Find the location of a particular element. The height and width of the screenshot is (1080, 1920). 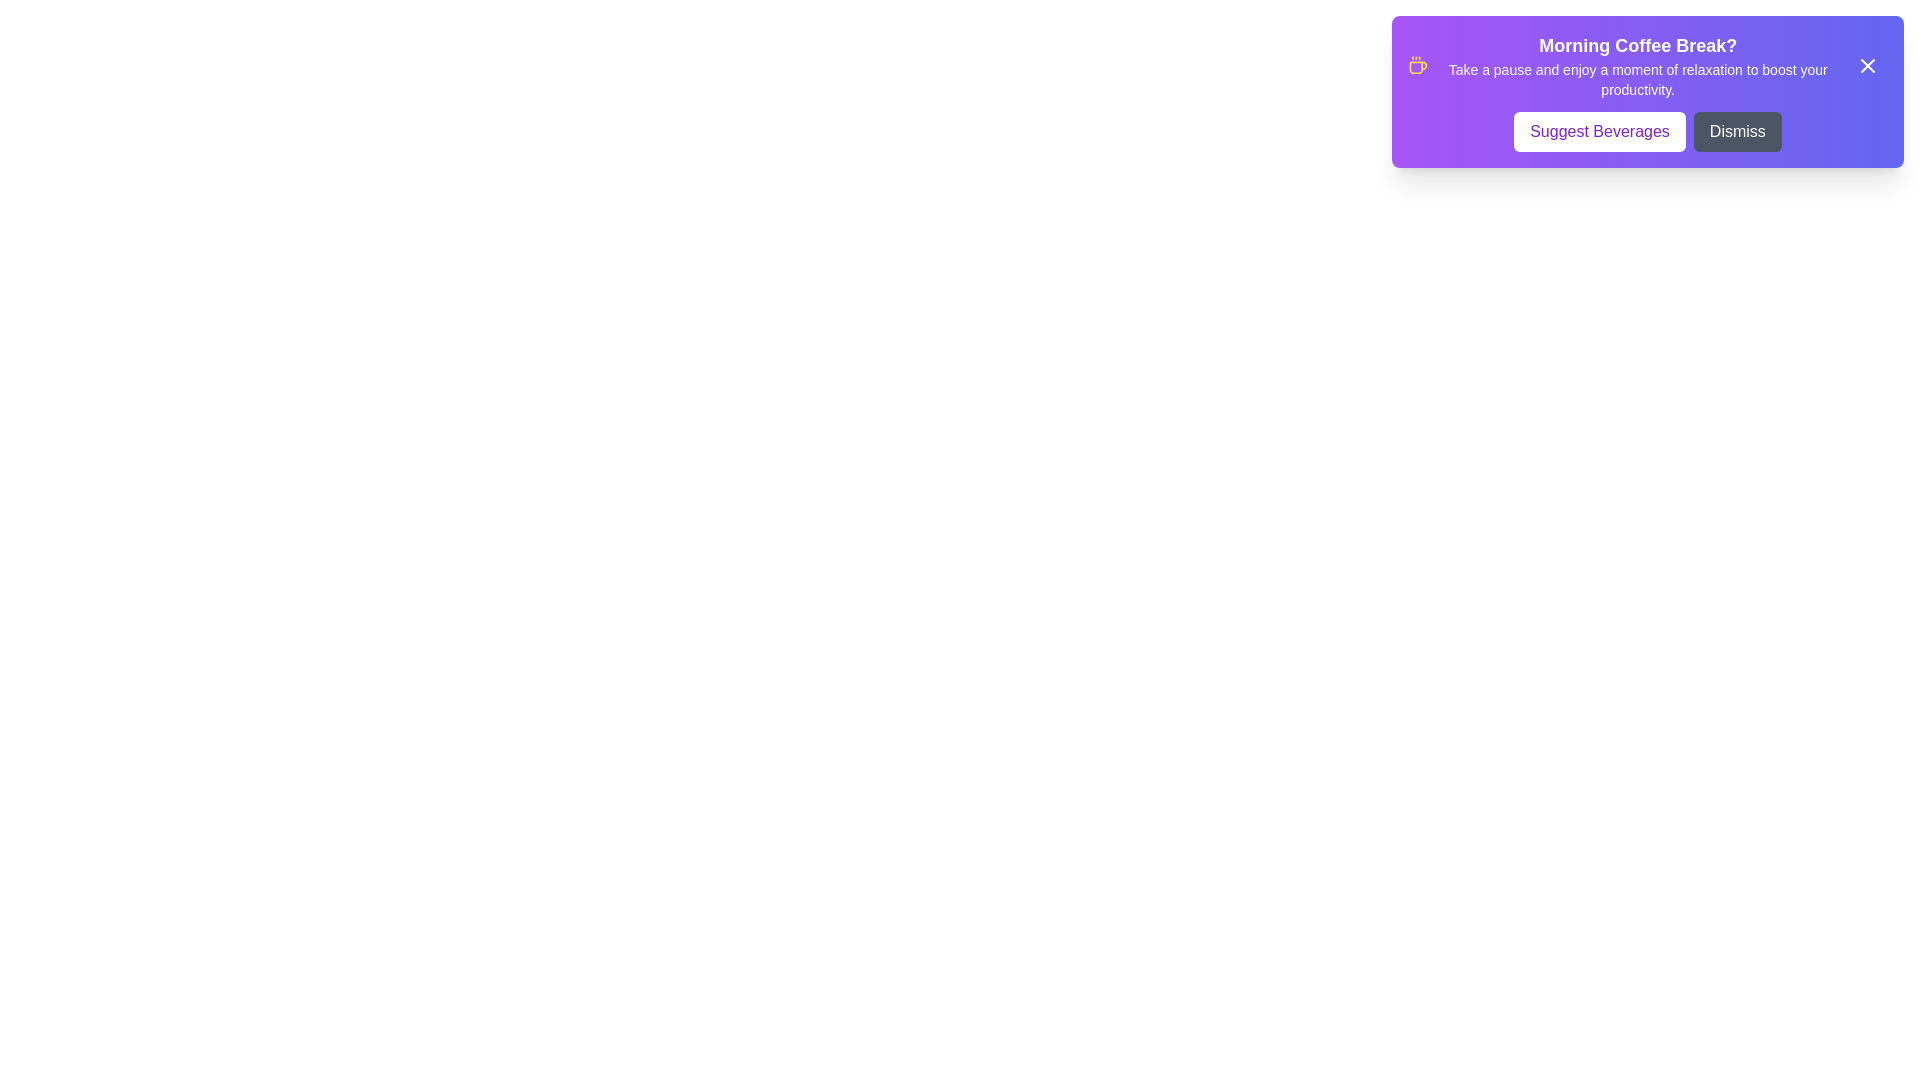

the 'Dismiss' button to observe its hover effect is located at coordinates (1736, 131).